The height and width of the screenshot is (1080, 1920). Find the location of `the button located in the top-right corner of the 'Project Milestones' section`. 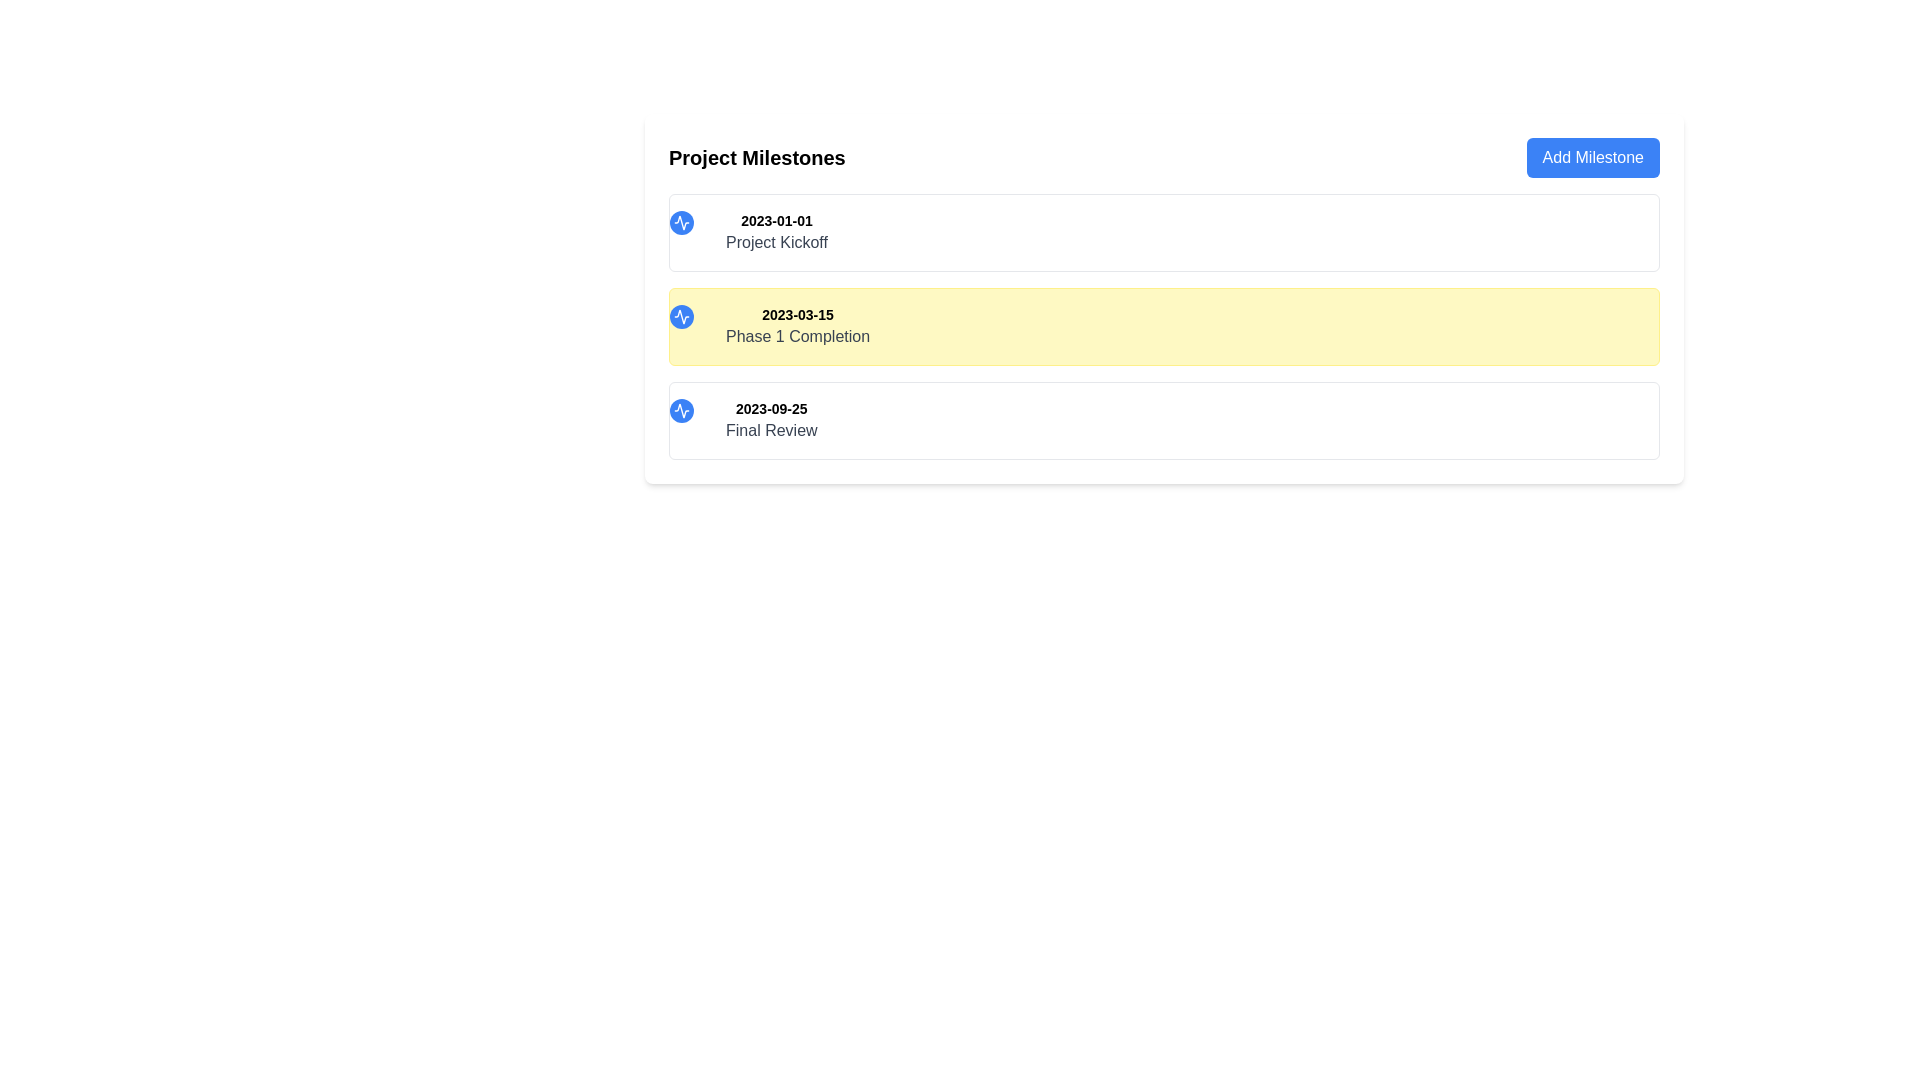

the button located in the top-right corner of the 'Project Milestones' section is located at coordinates (1592, 157).